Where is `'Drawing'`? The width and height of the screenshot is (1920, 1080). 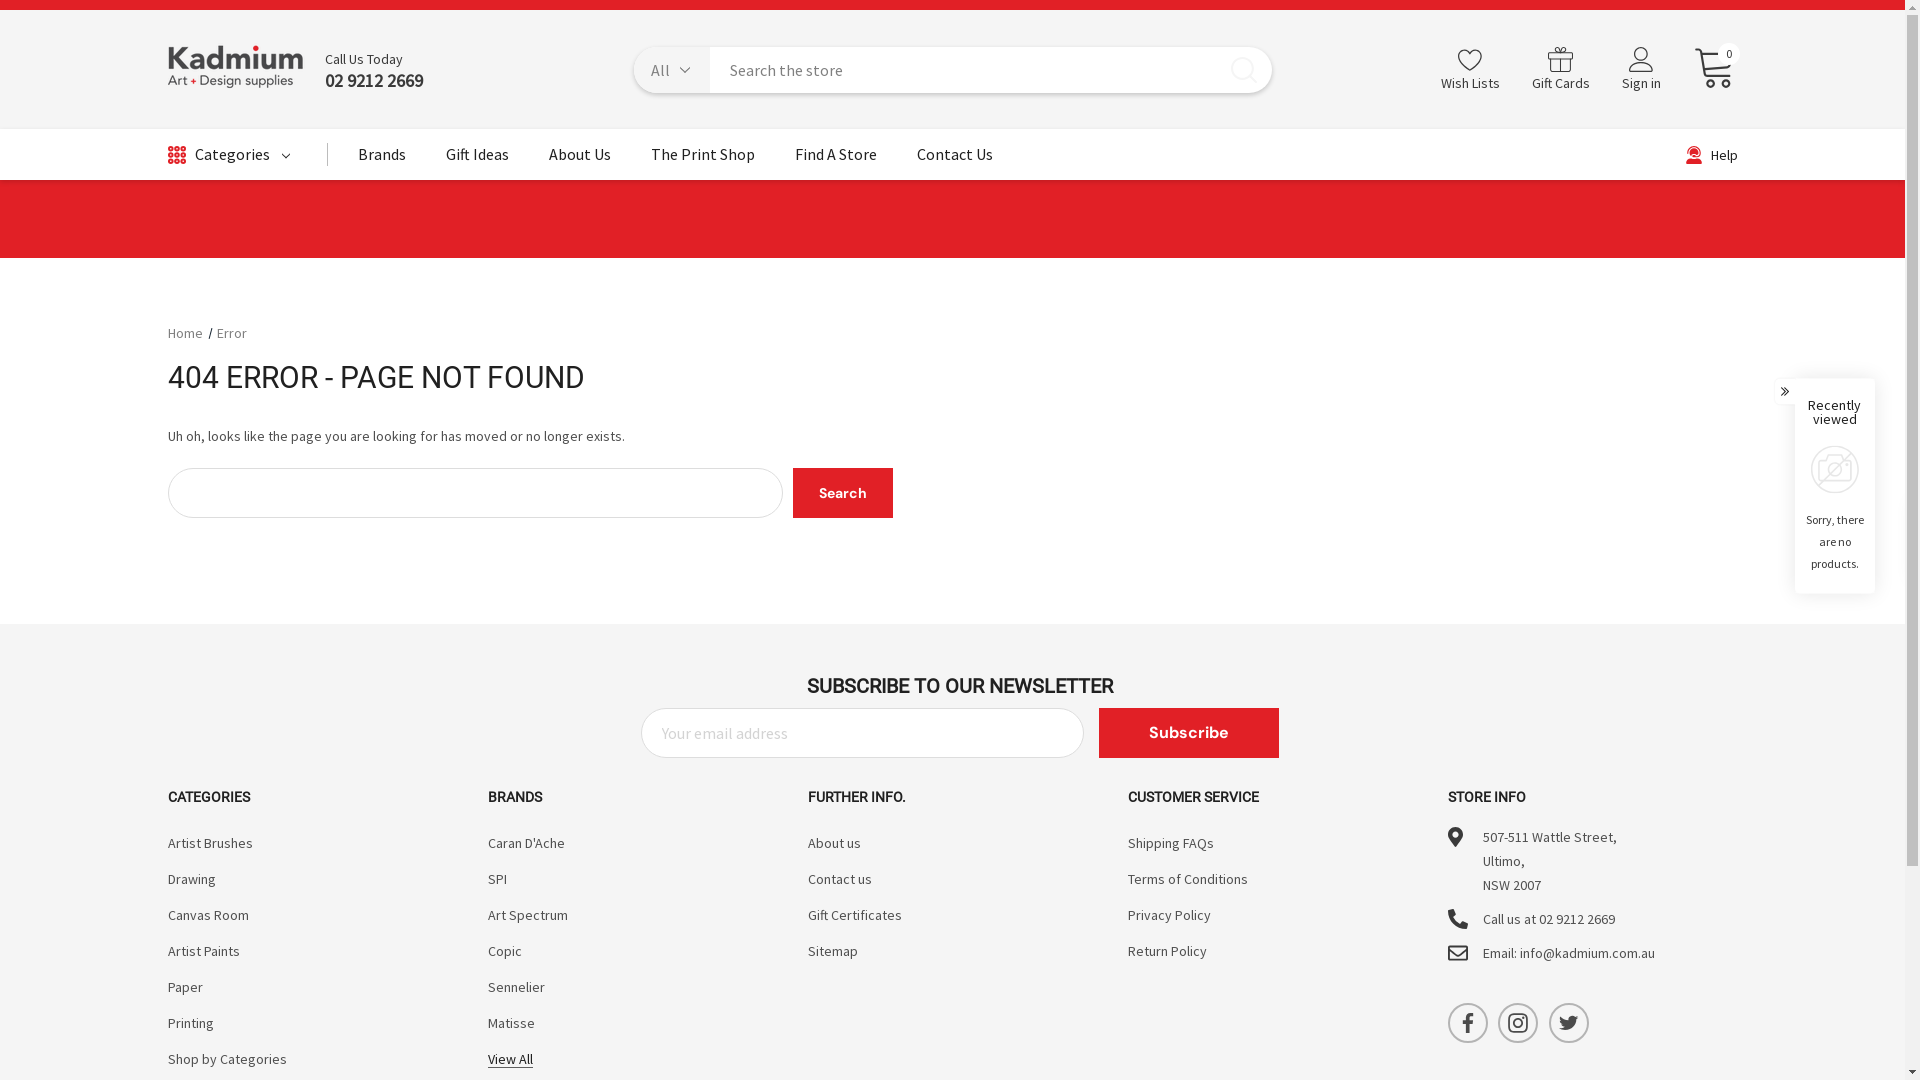
'Drawing' is located at coordinates (192, 878).